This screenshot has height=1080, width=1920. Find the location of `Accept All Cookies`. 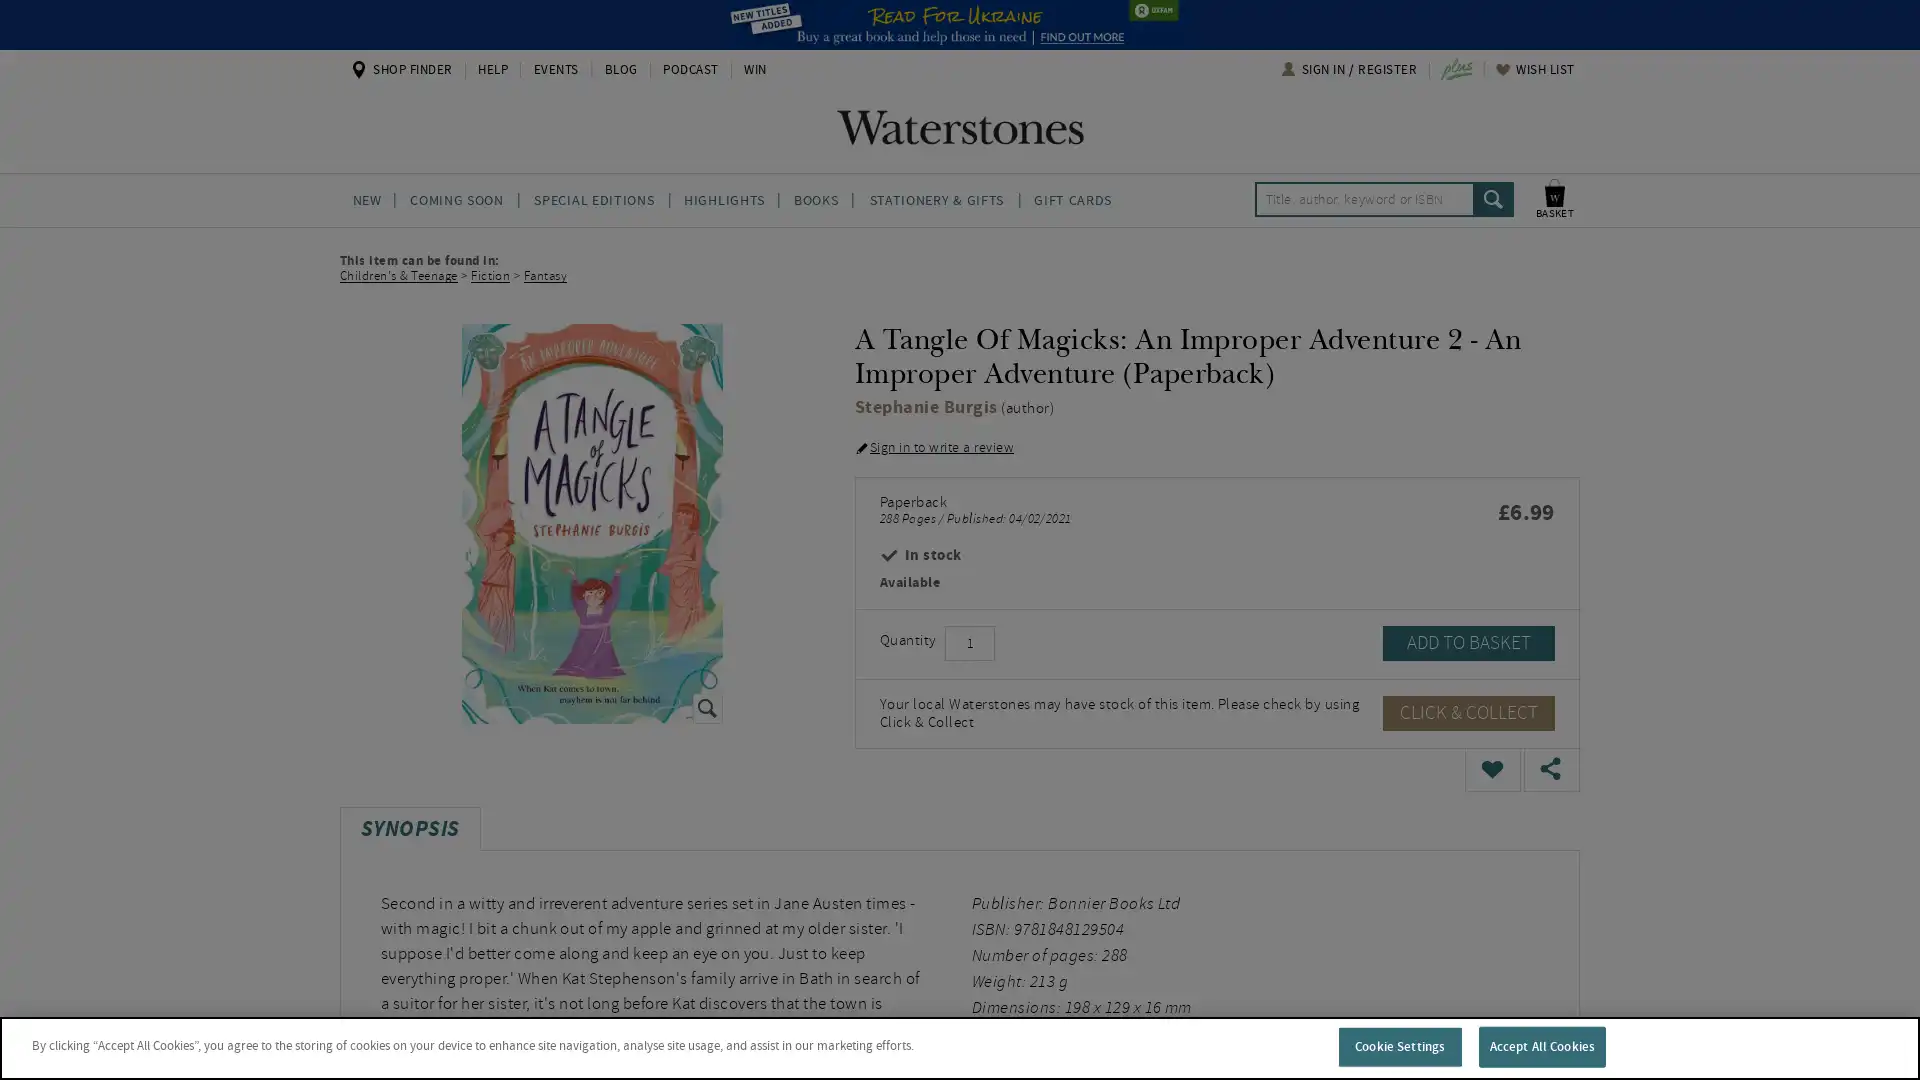

Accept All Cookies is located at coordinates (1540, 1045).